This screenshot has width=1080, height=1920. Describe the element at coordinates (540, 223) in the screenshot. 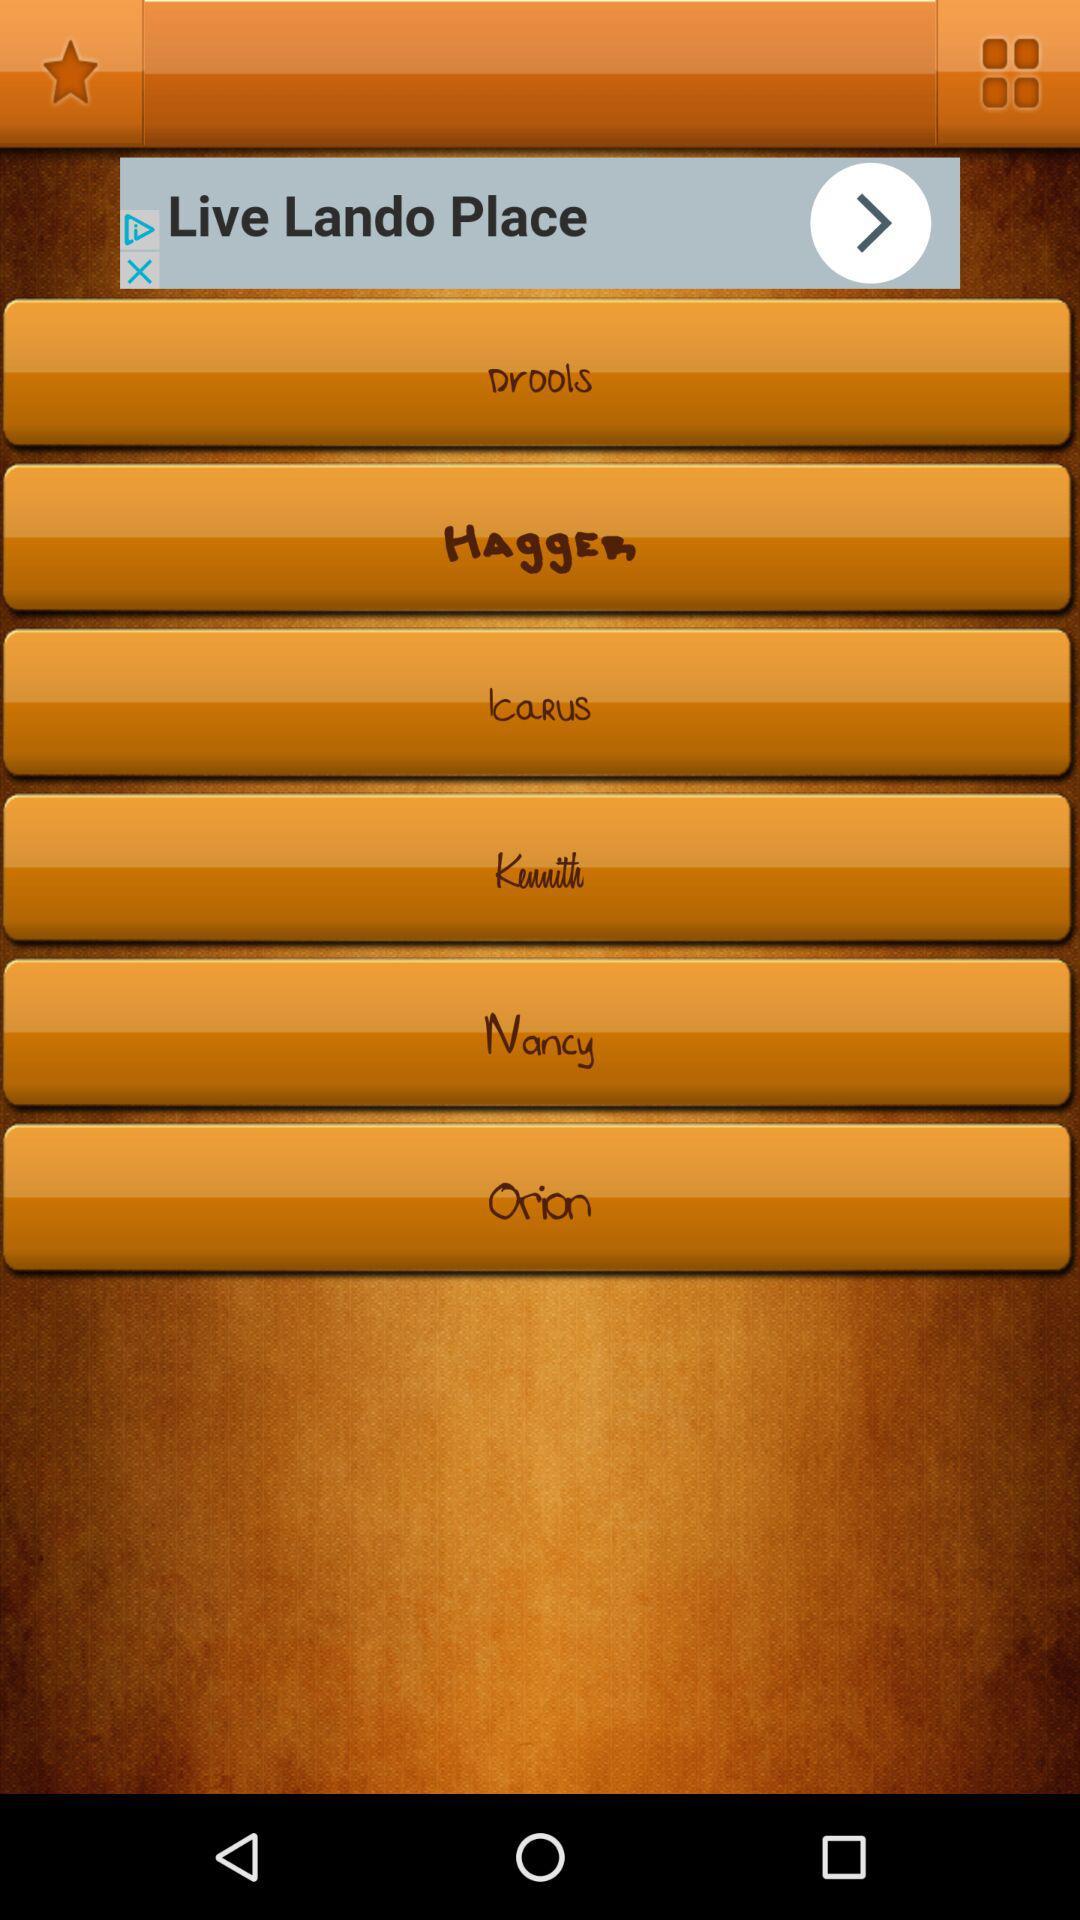

I see `live lando place` at that location.